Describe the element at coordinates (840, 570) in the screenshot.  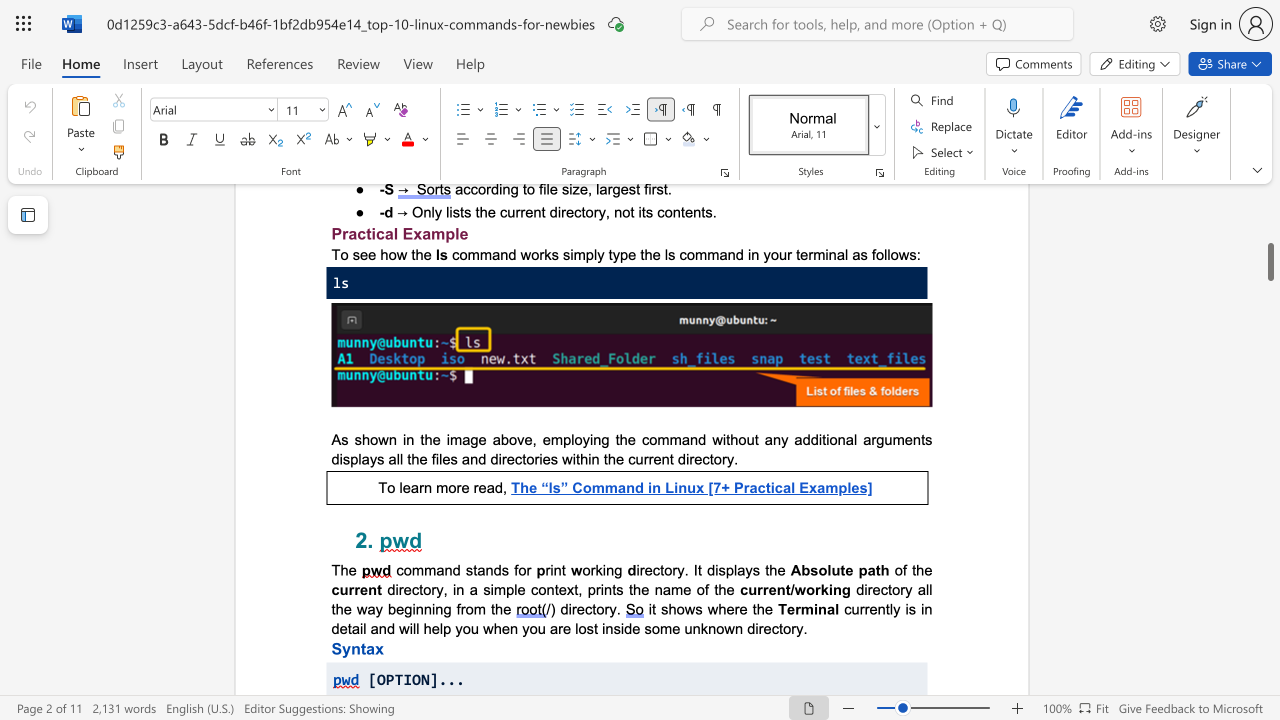
I see `the subset text "te path" within the text "Absolute path"` at that location.